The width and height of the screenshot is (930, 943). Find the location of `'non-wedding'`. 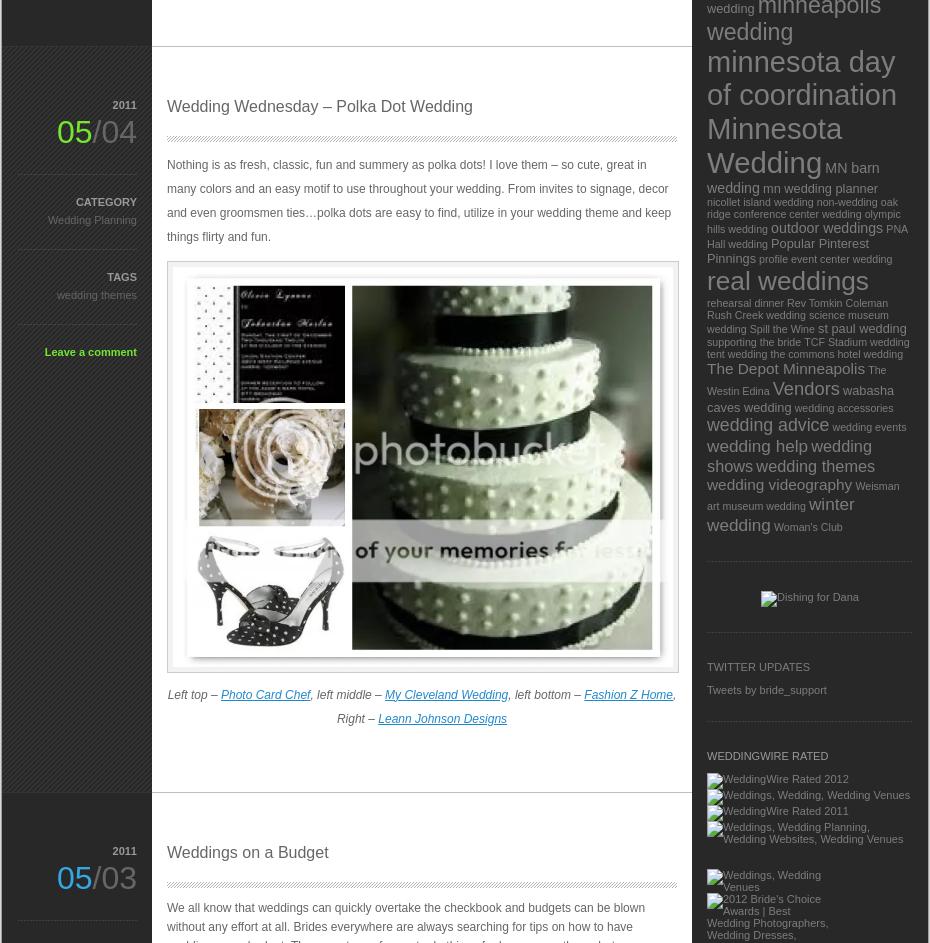

'non-wedding' is located at coordinates (814, 200).